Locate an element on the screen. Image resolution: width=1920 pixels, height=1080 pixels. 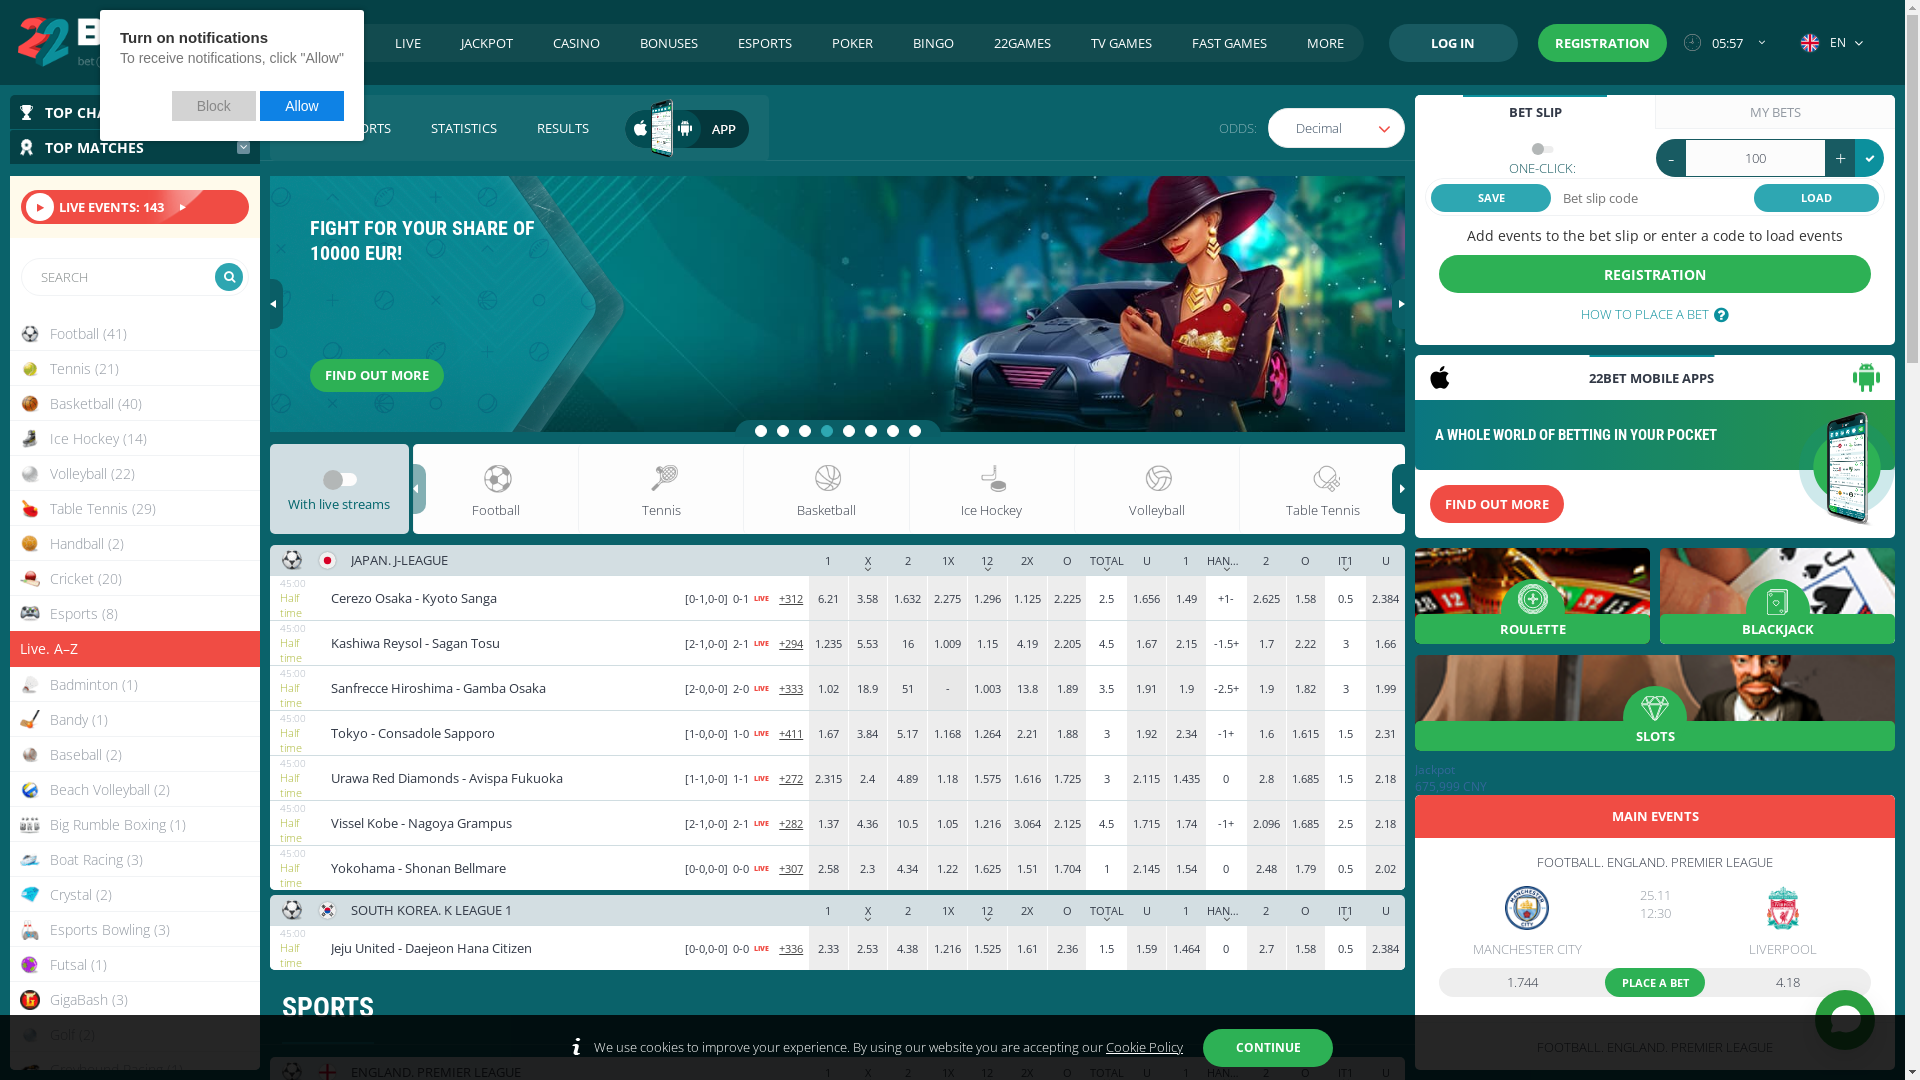
'LIVE EVENTS: 143' is located at coordinates (20, 207).